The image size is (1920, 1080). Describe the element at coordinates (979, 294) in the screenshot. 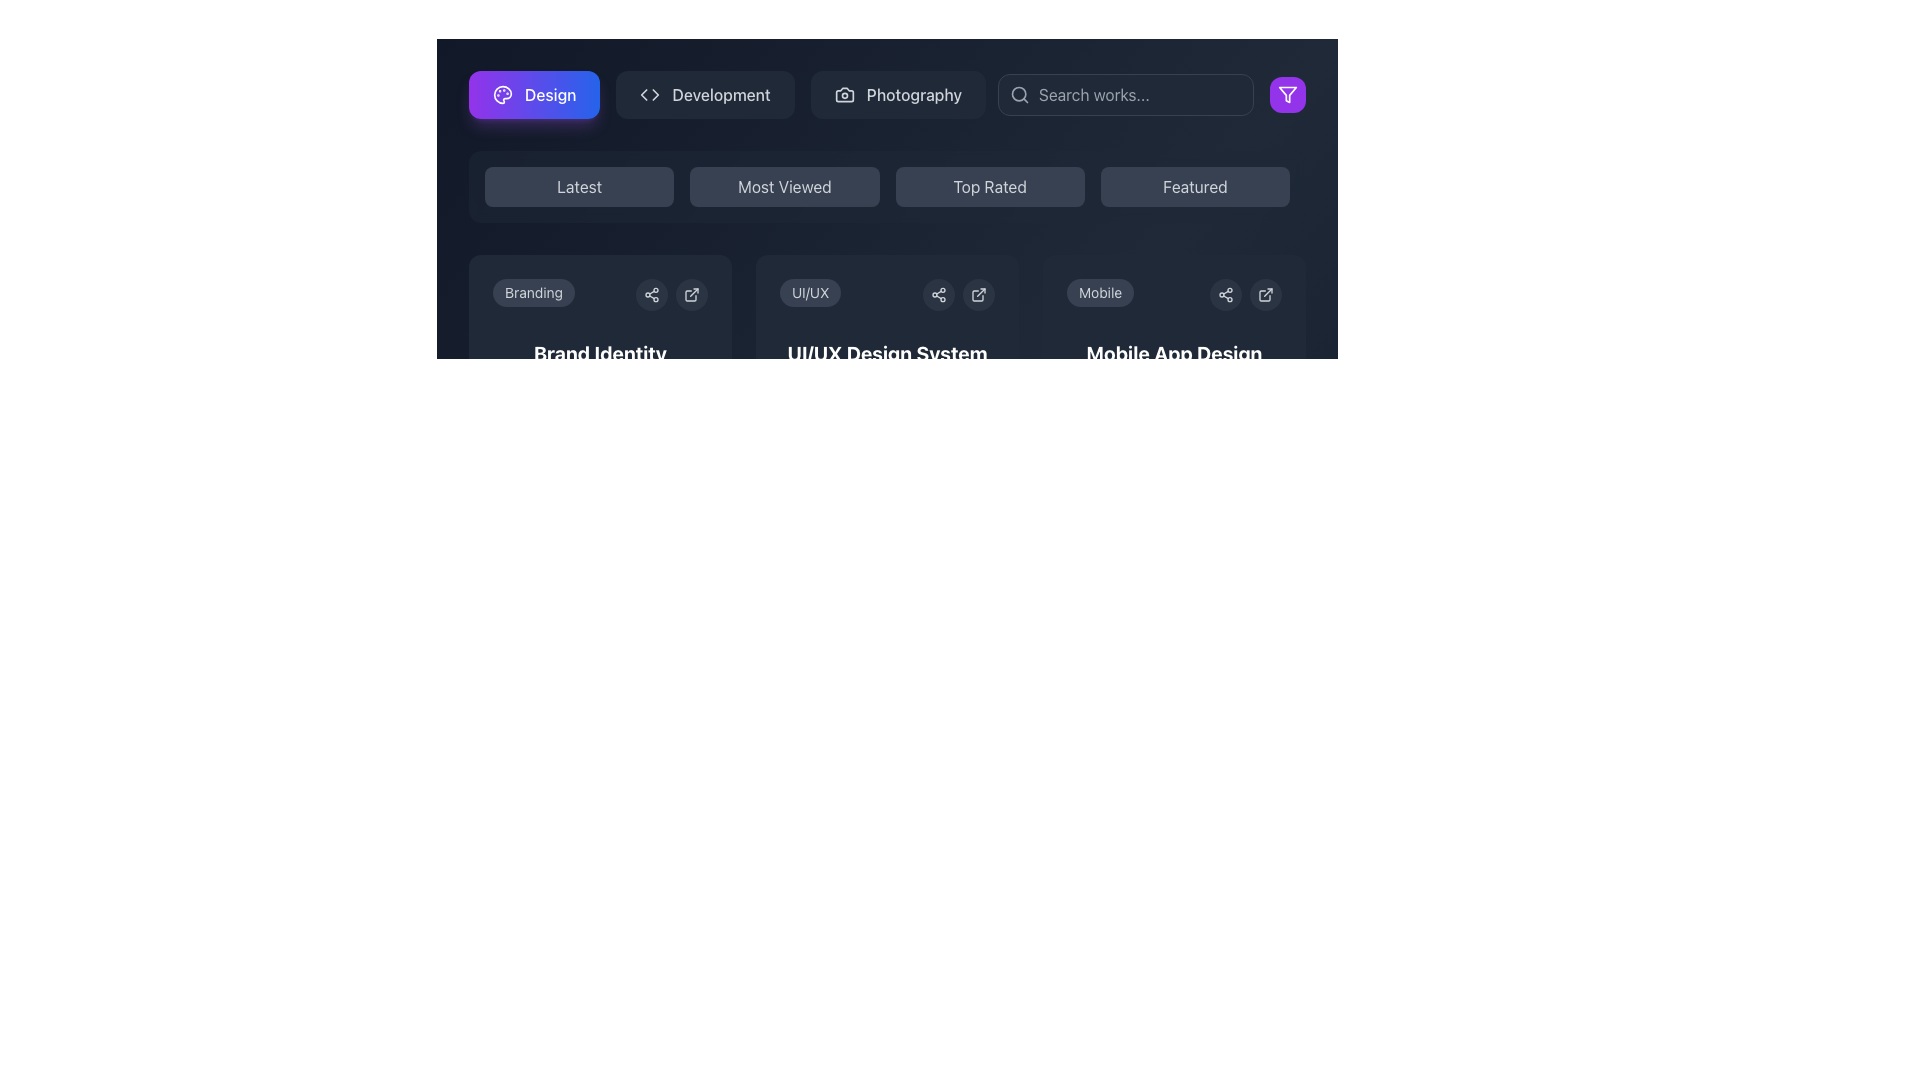

I see `the external link button, which is the second button` at that location.